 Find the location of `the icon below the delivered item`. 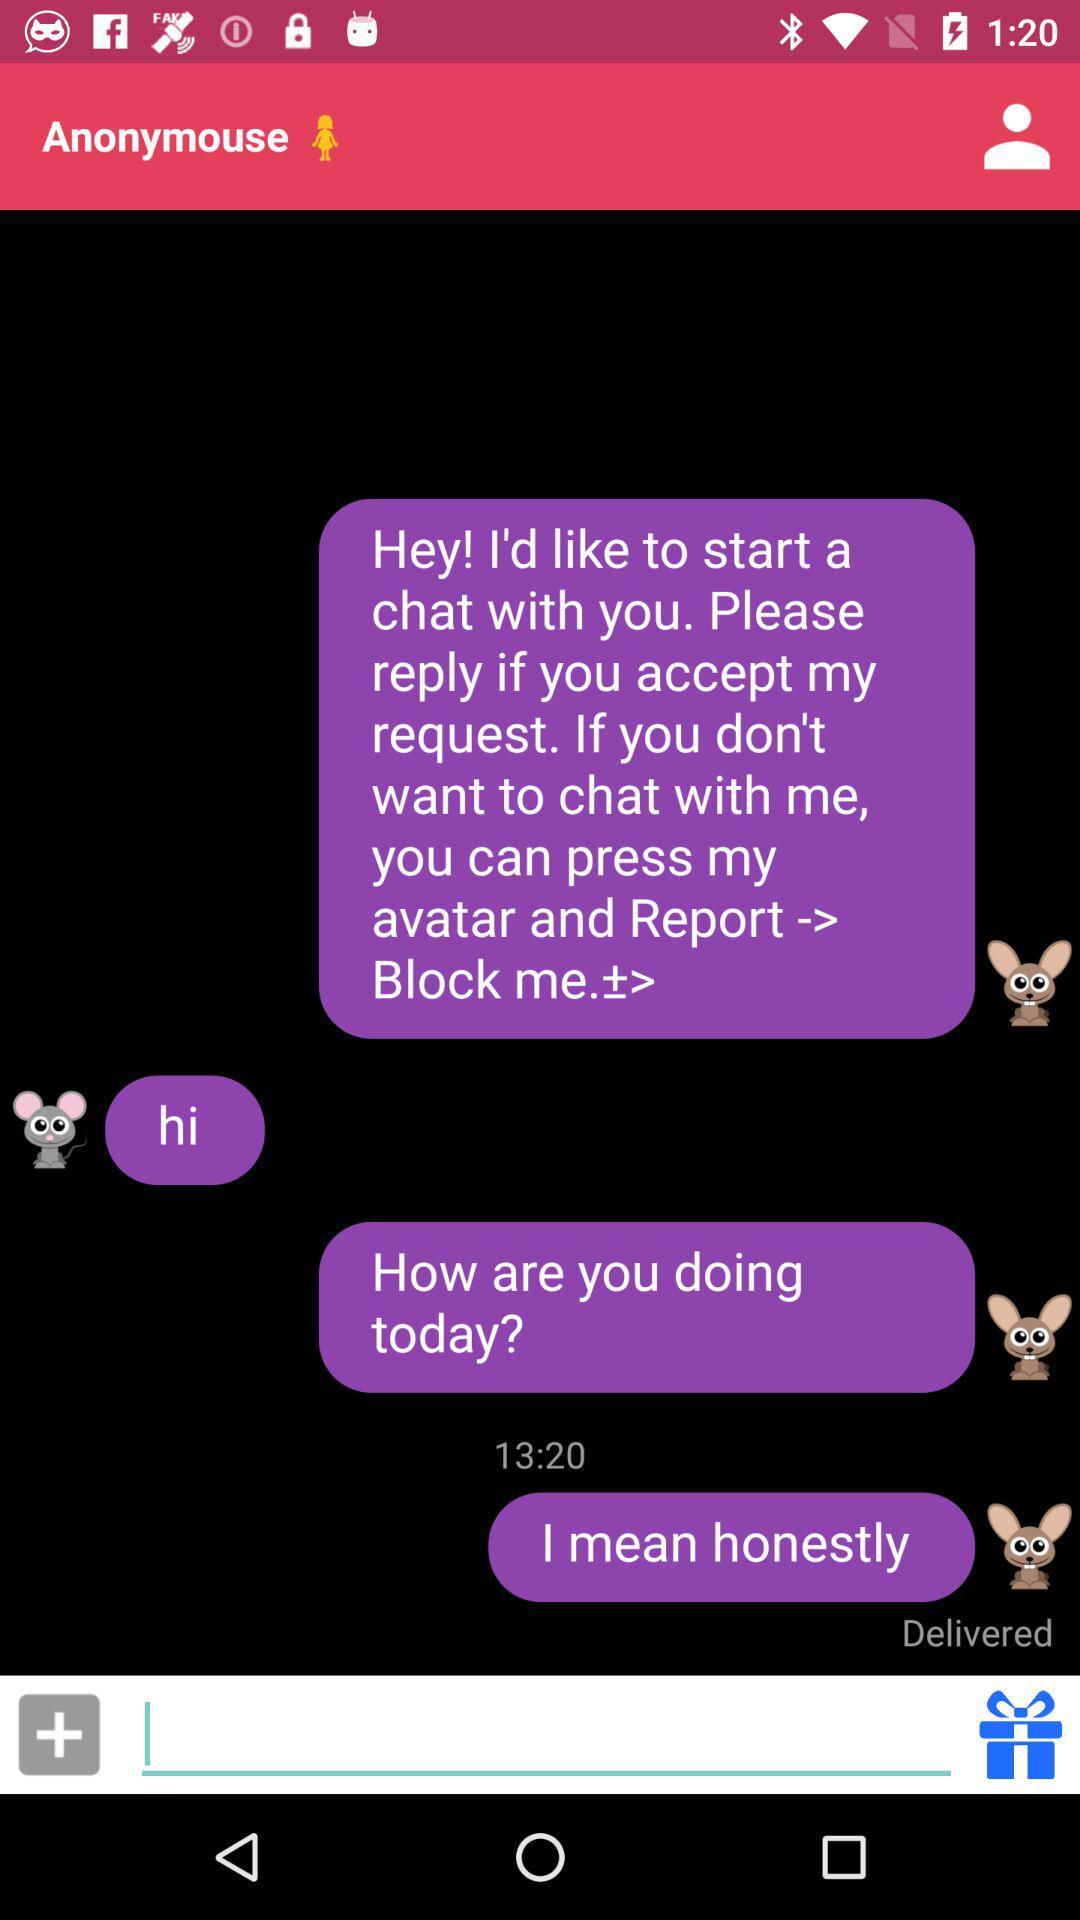

the icon below the delivered item is located at coordinates (1020, 1733).